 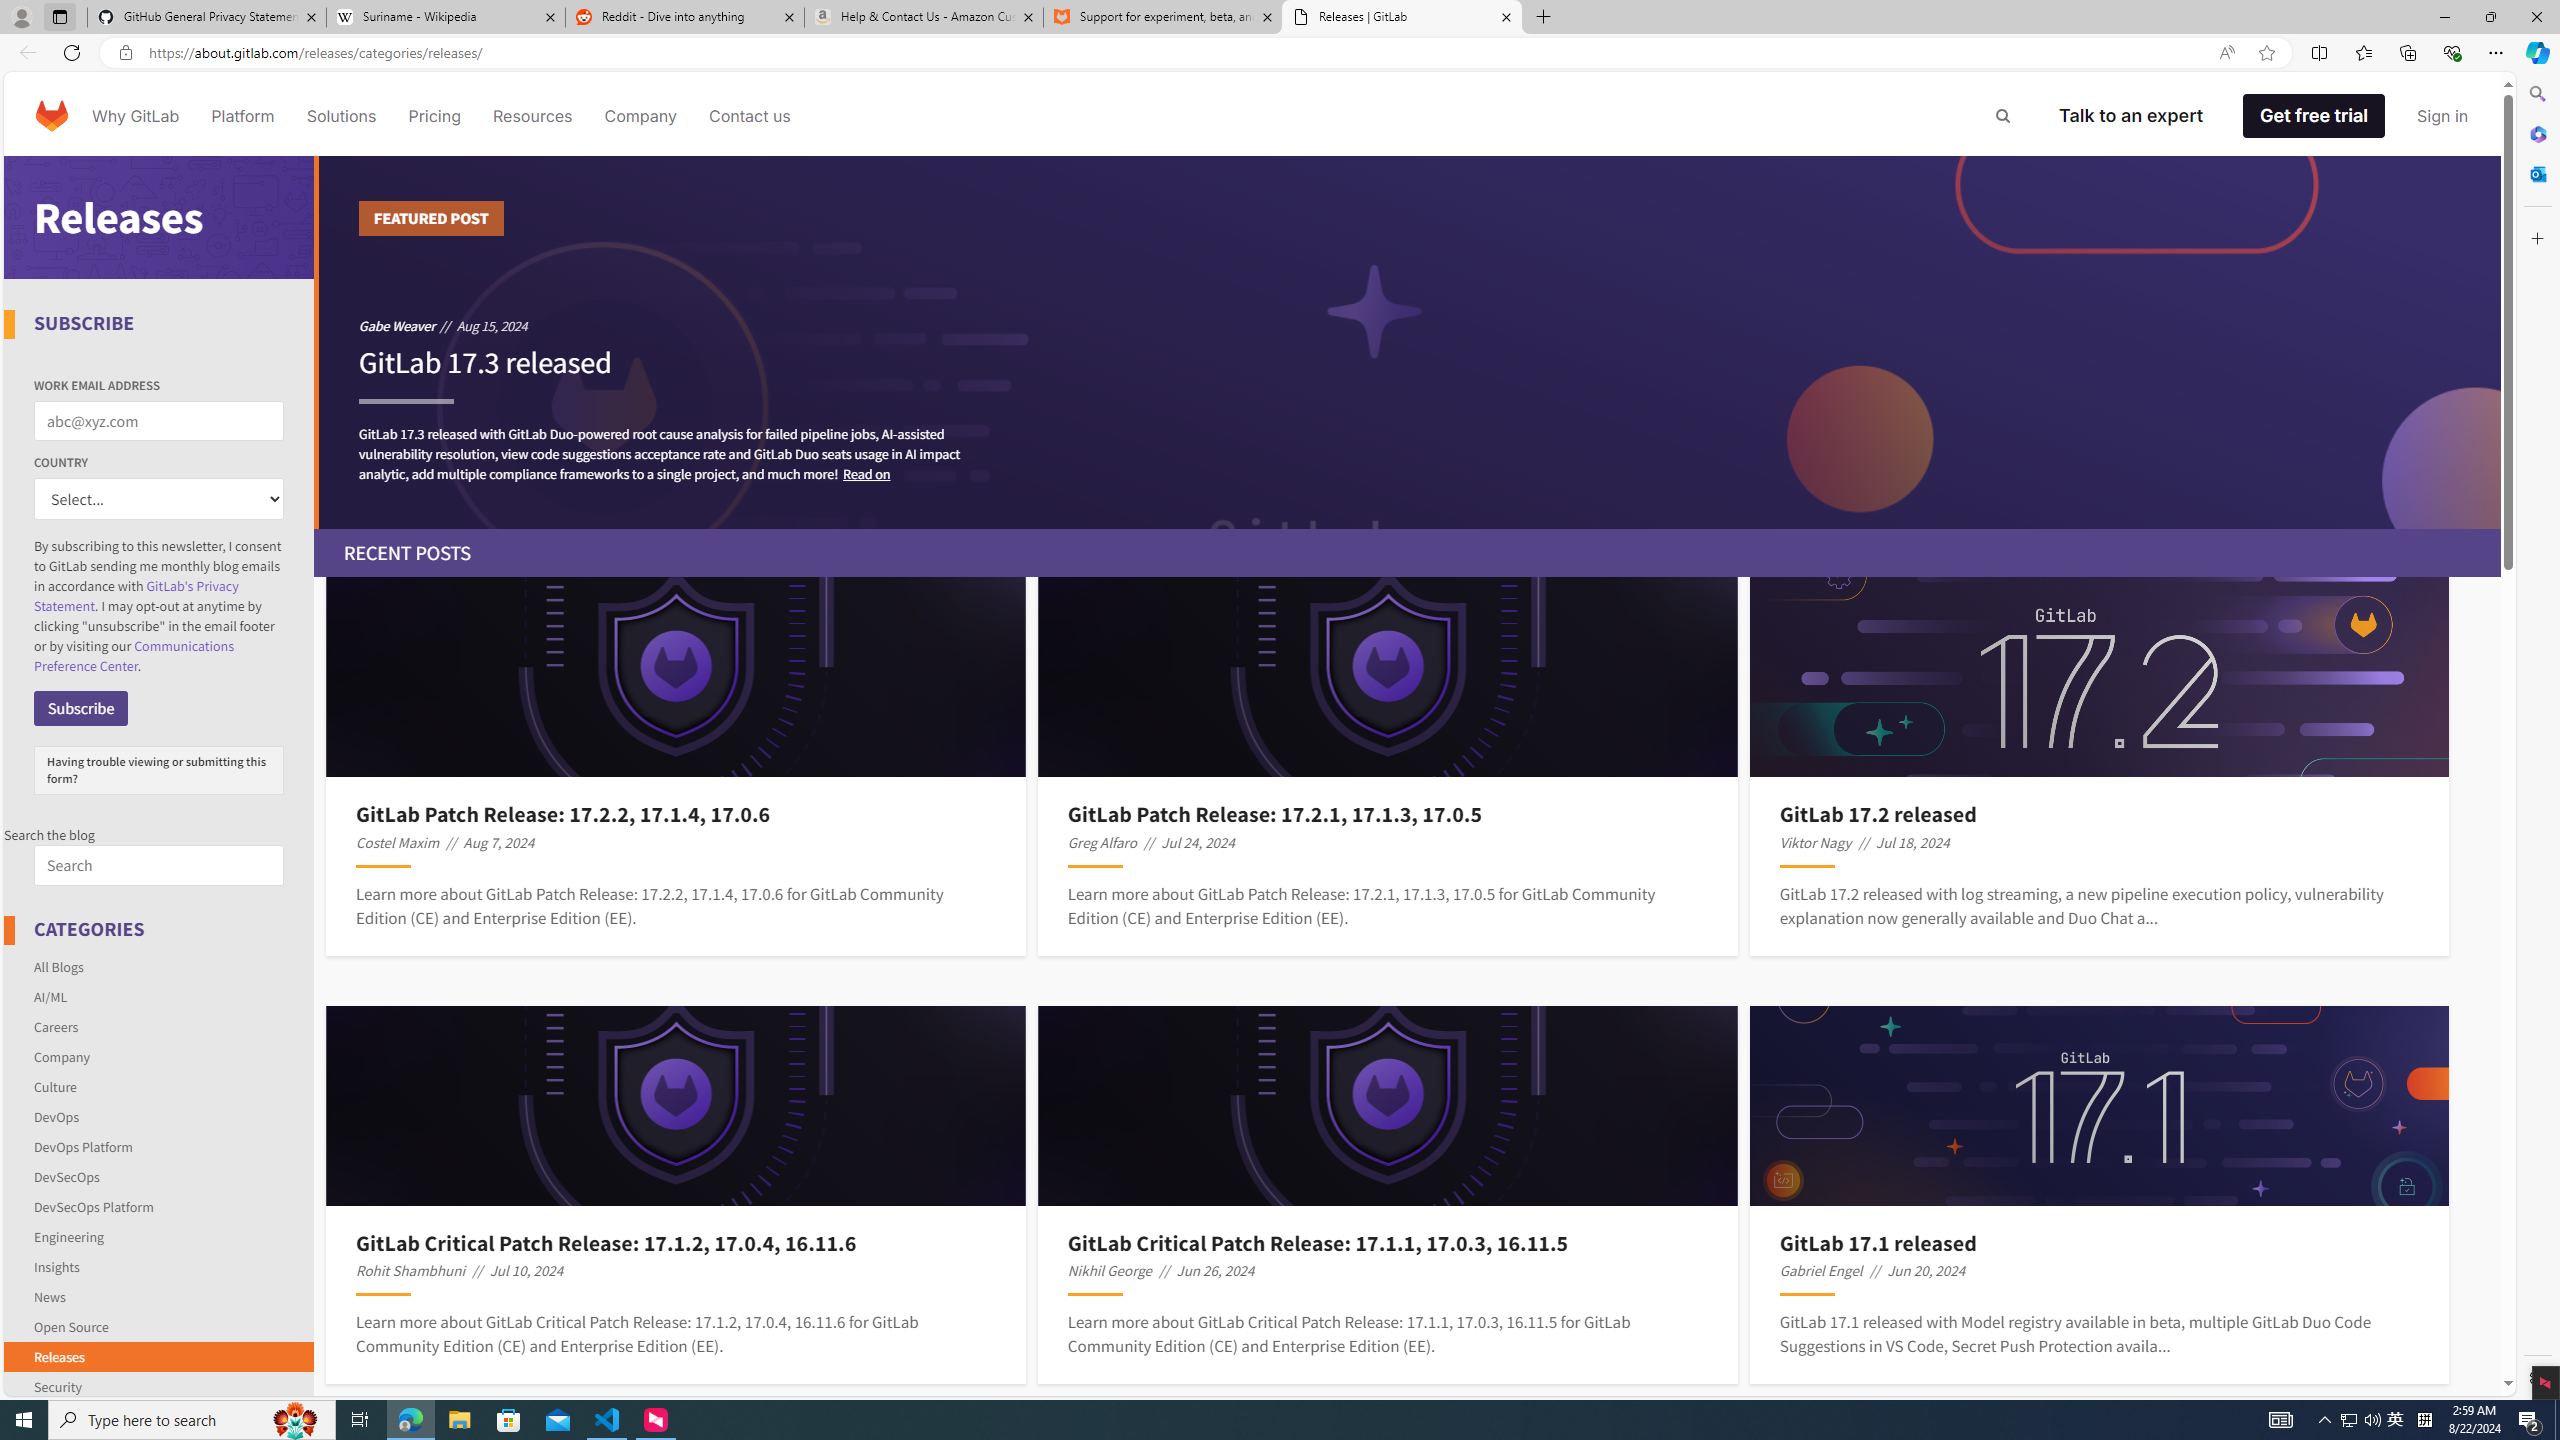 What do you see at coordinates (432, 114) in the screenshot?
I see `'Pricing'` at bounding box center [432, 114].